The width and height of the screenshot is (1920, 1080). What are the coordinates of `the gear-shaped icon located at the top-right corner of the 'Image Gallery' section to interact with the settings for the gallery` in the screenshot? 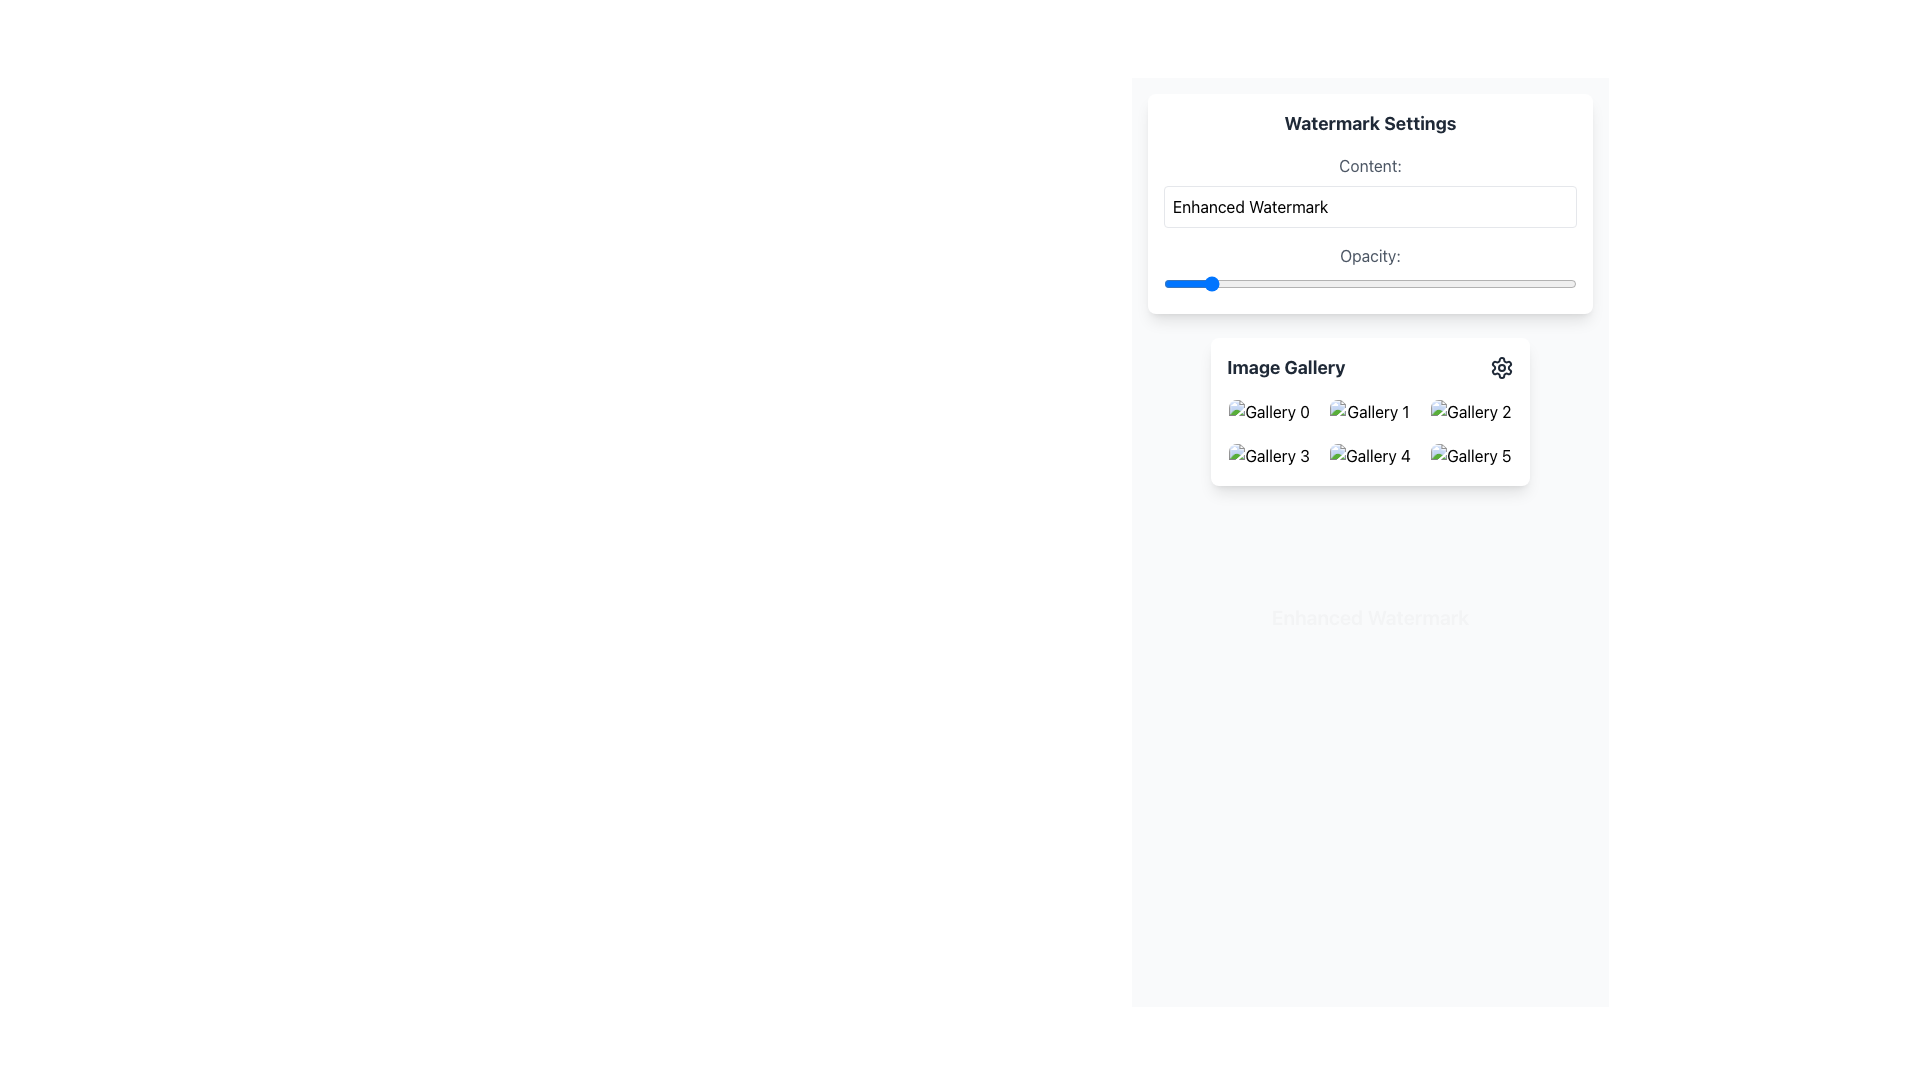 It's located at (1501, 367).